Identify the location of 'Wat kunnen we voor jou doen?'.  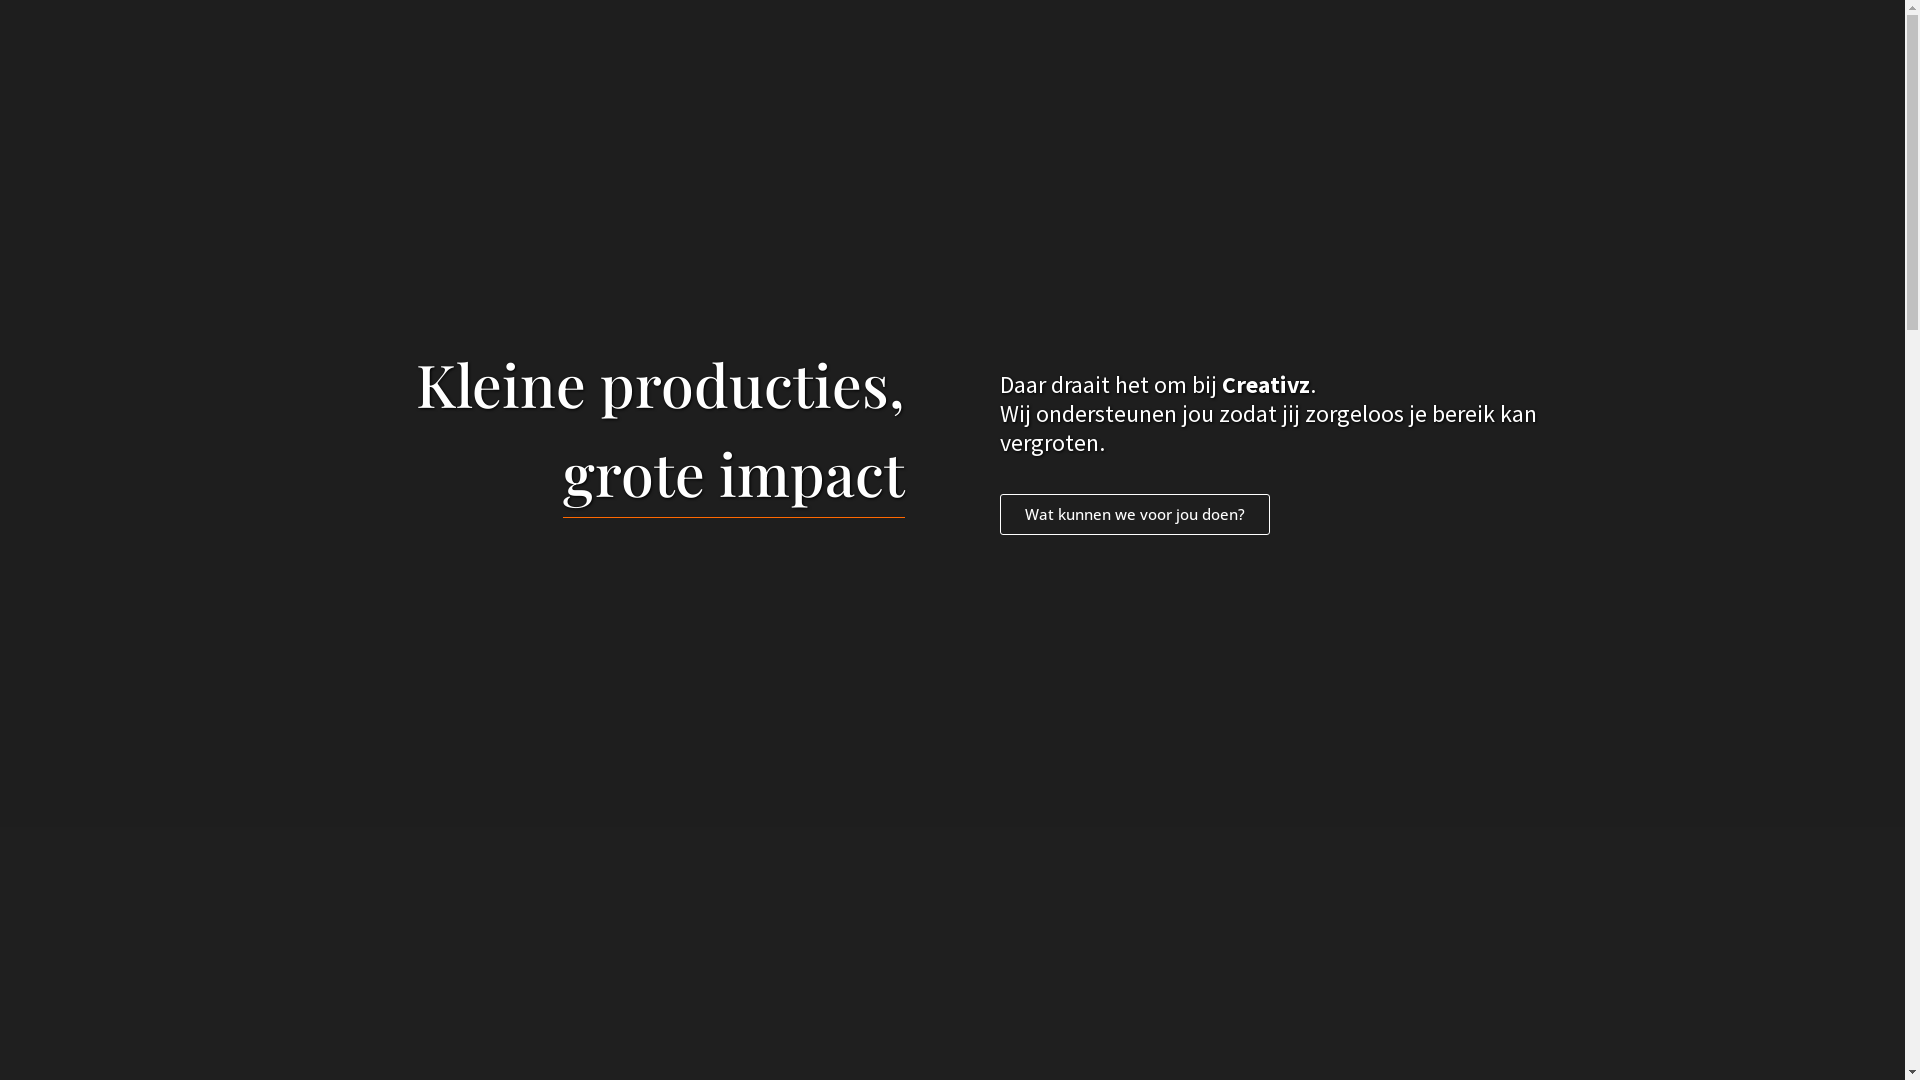
(1134, 513).